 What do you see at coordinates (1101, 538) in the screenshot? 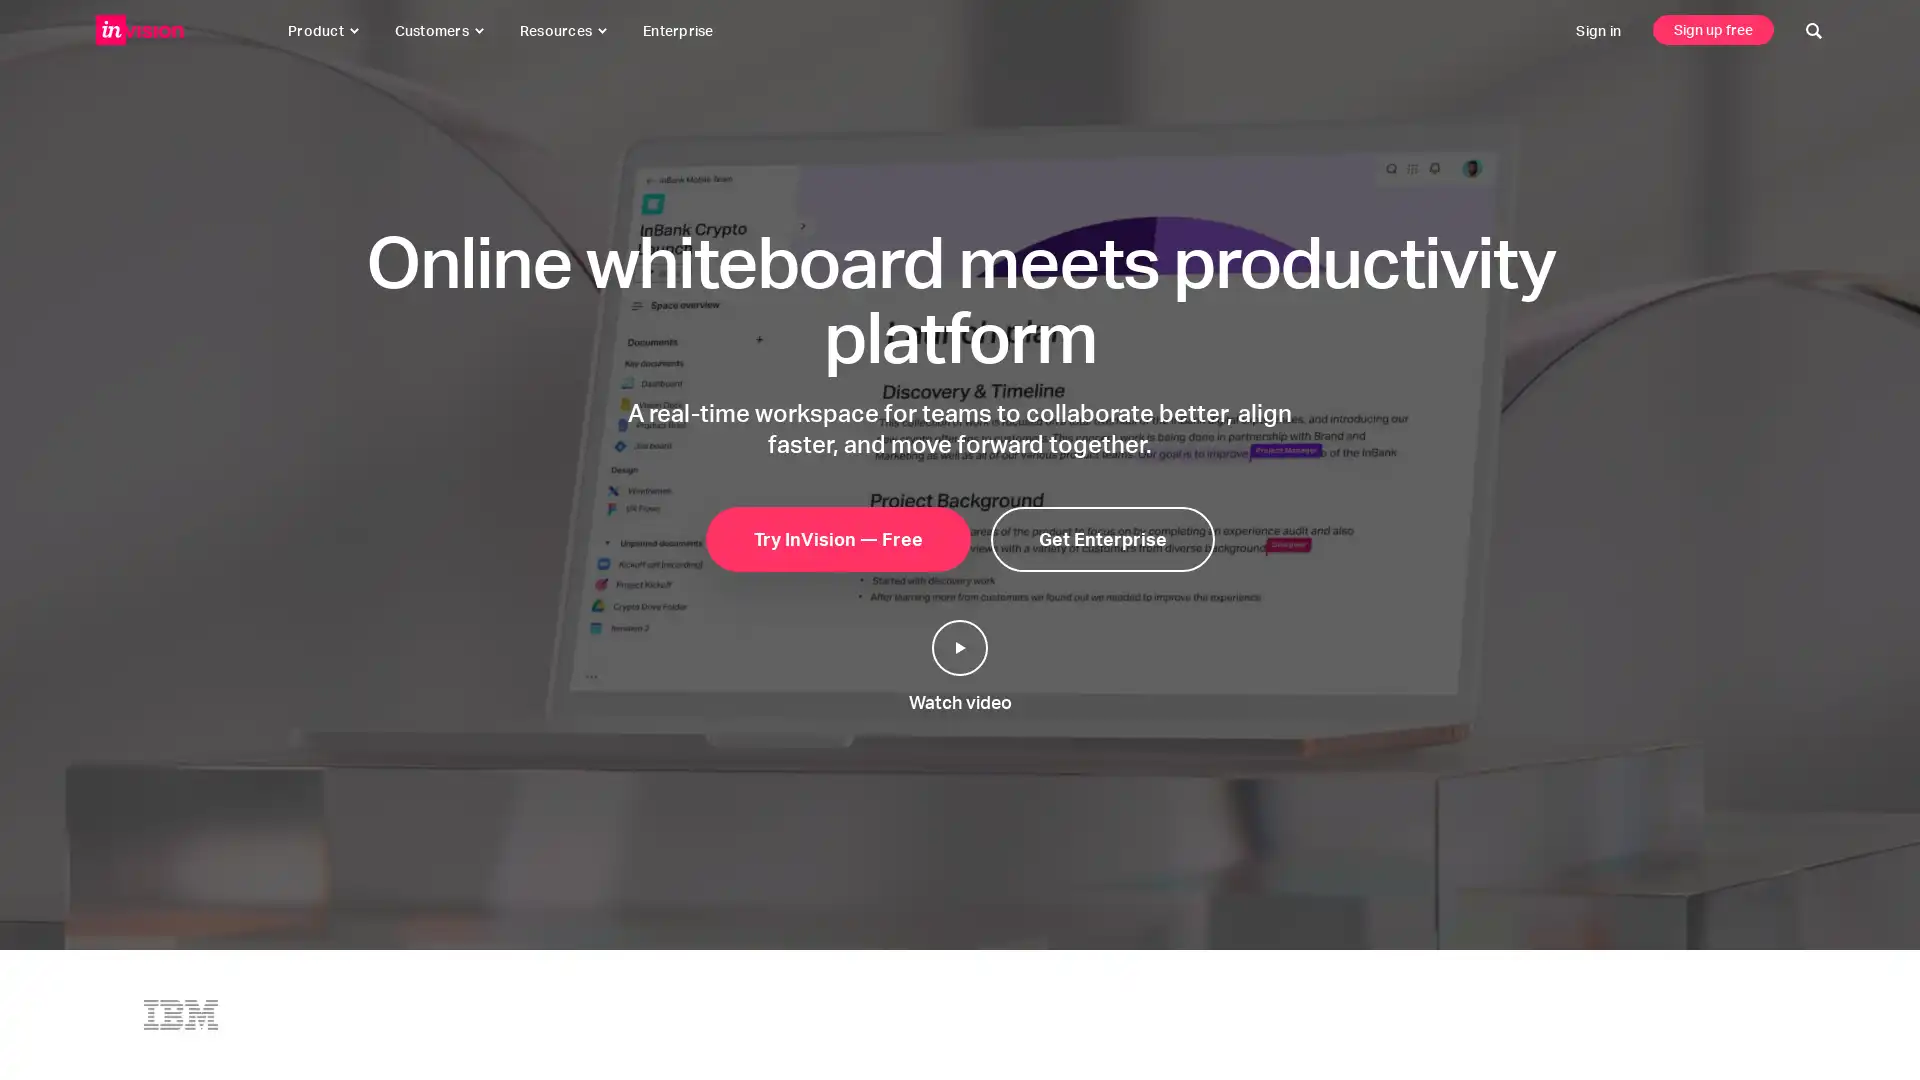
I see `get enterprise` at bounding box center [1101, 538].